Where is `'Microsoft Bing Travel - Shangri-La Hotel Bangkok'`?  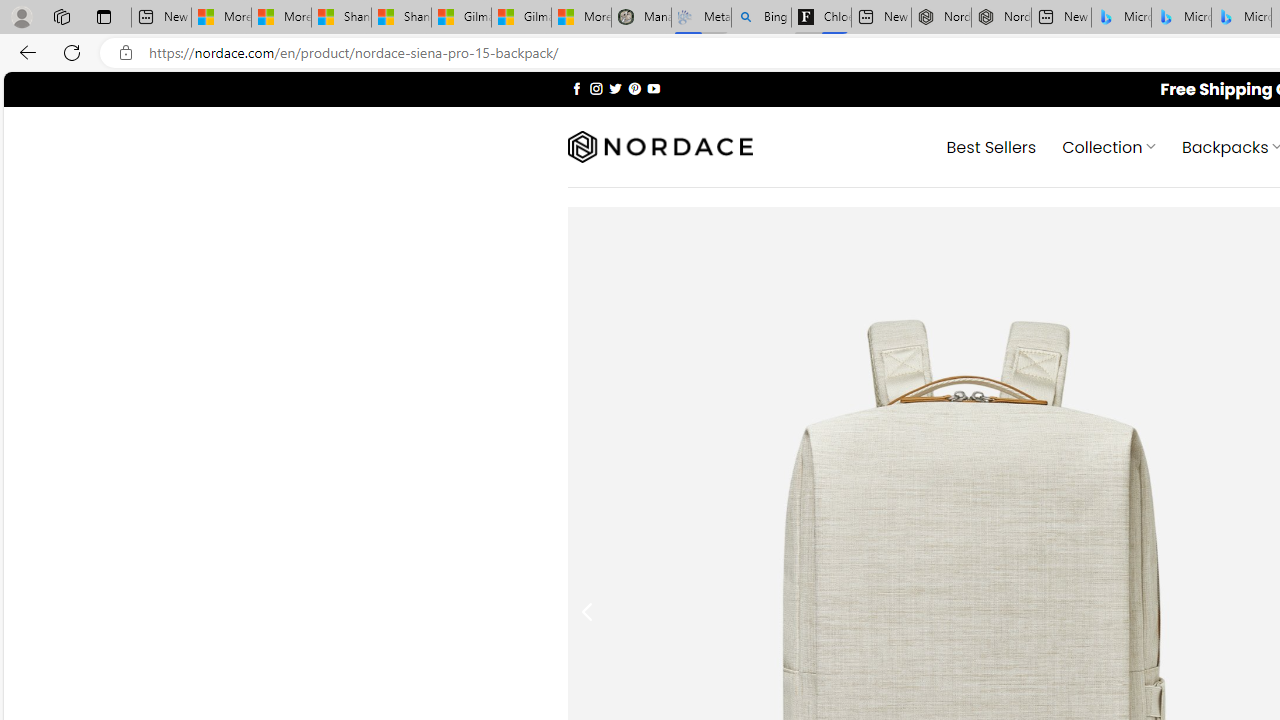 'Microsoft Bing Travel - Shangri-La Hotel Bangkok' is located at coordinates (1240, 17).